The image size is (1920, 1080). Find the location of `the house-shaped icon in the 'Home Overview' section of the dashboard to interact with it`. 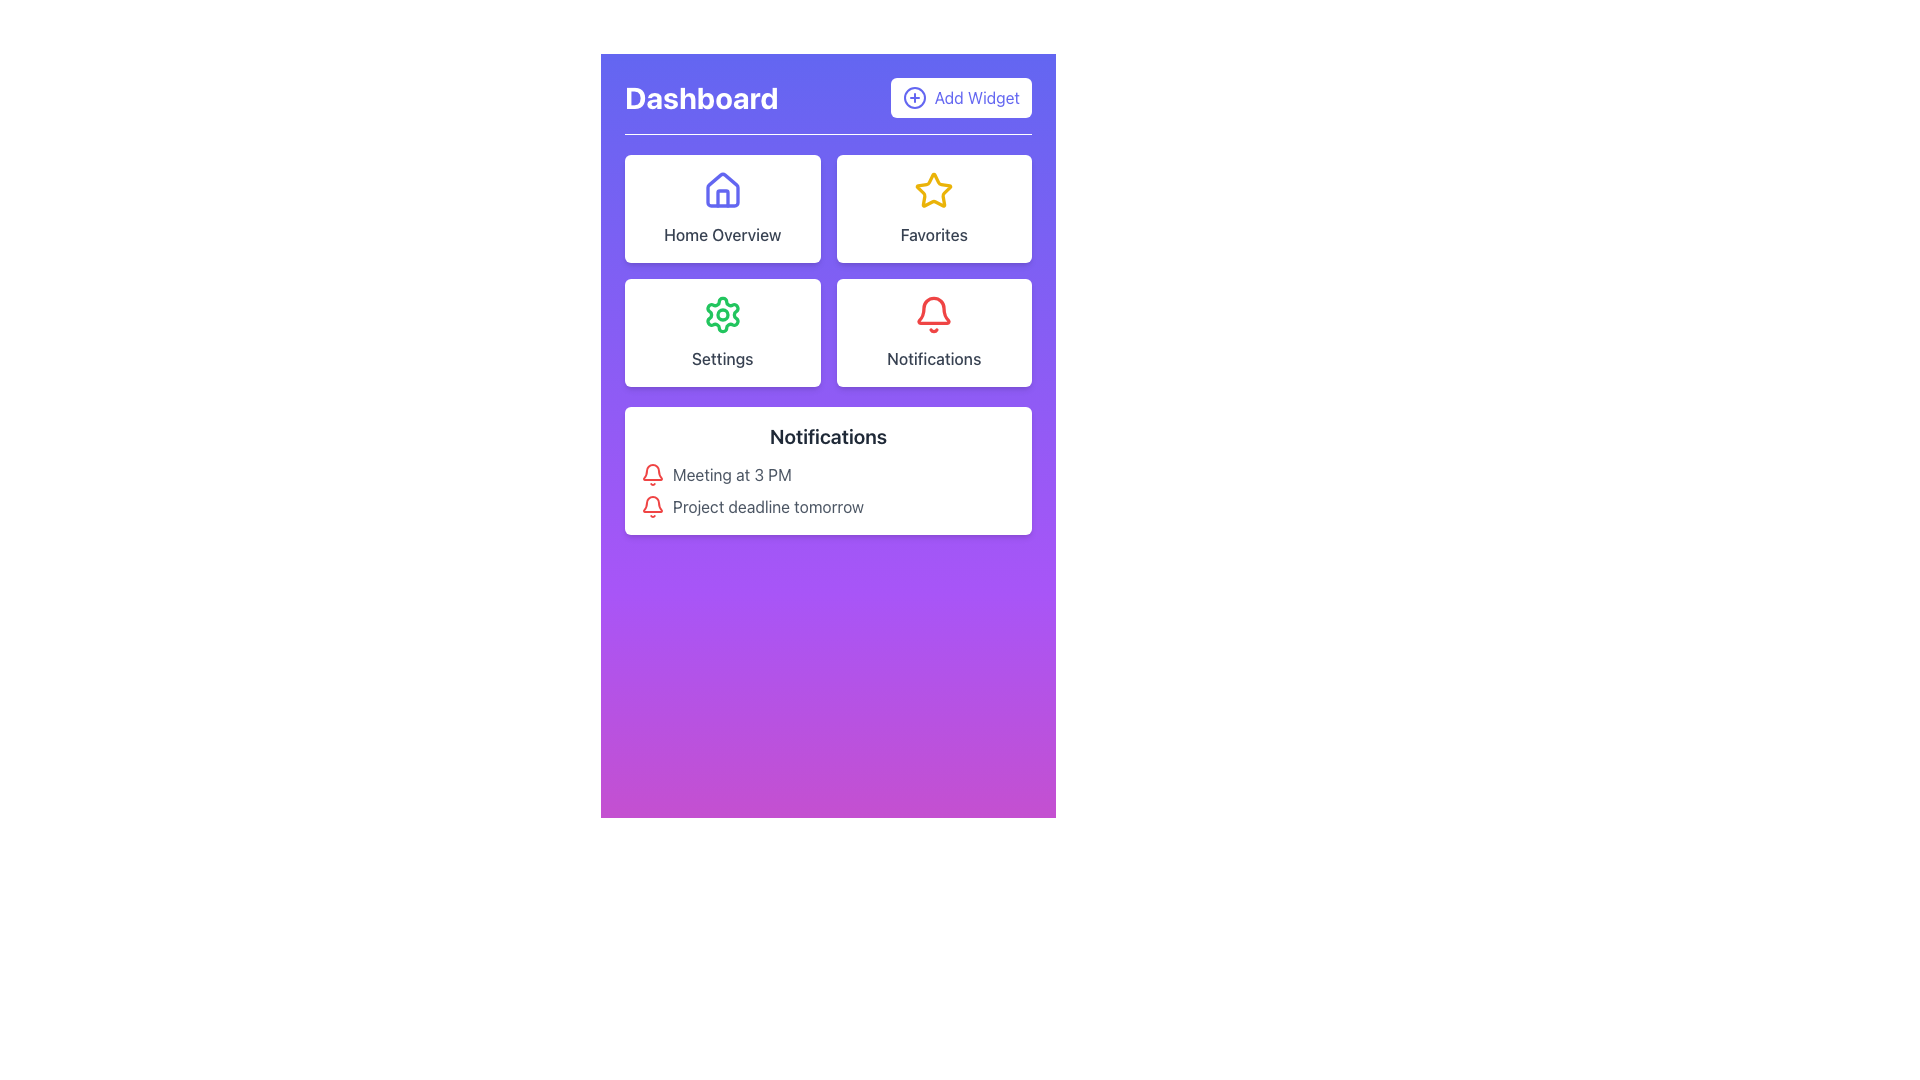

the house-shaped icon in the 'Home Overview' section of the dashboard to interact with it is located at coordinates (721, 190).